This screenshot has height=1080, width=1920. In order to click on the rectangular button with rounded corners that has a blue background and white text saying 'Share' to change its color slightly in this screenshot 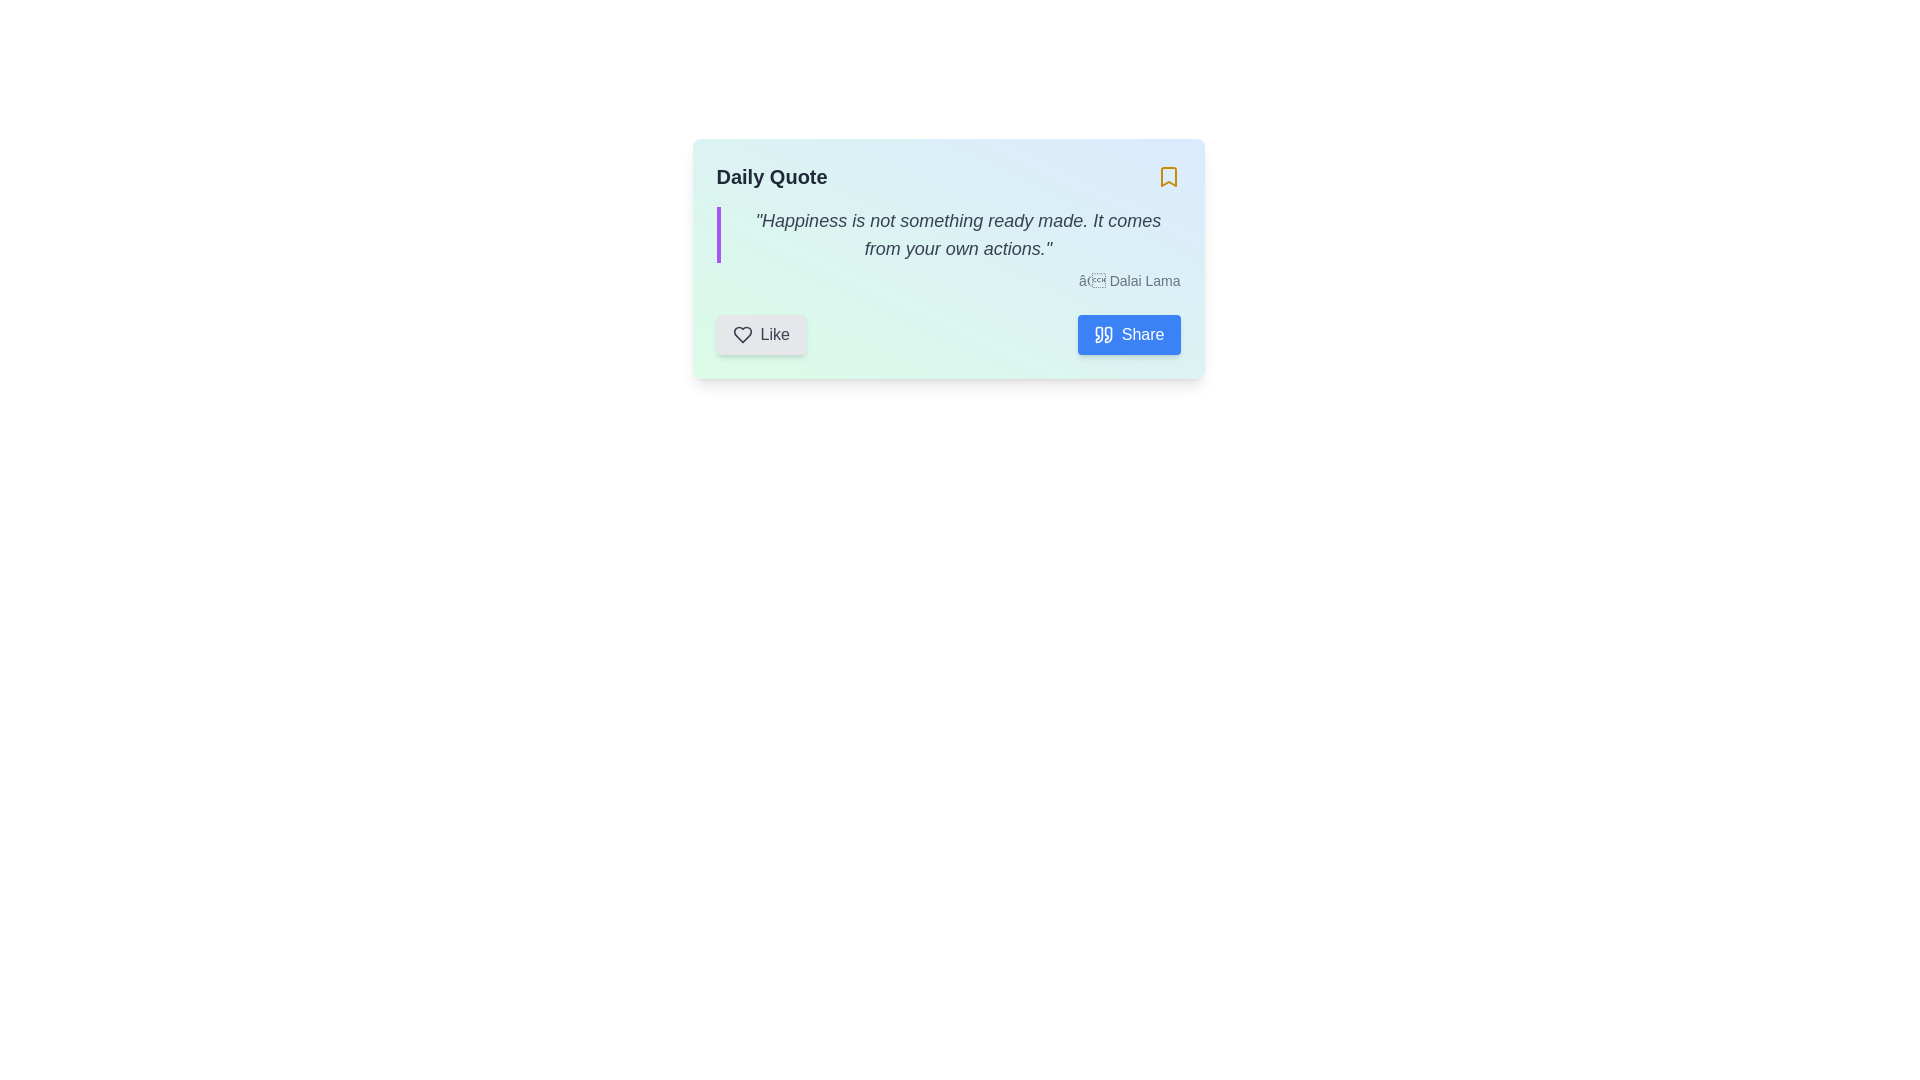, I will do `click(1129, 334)`.